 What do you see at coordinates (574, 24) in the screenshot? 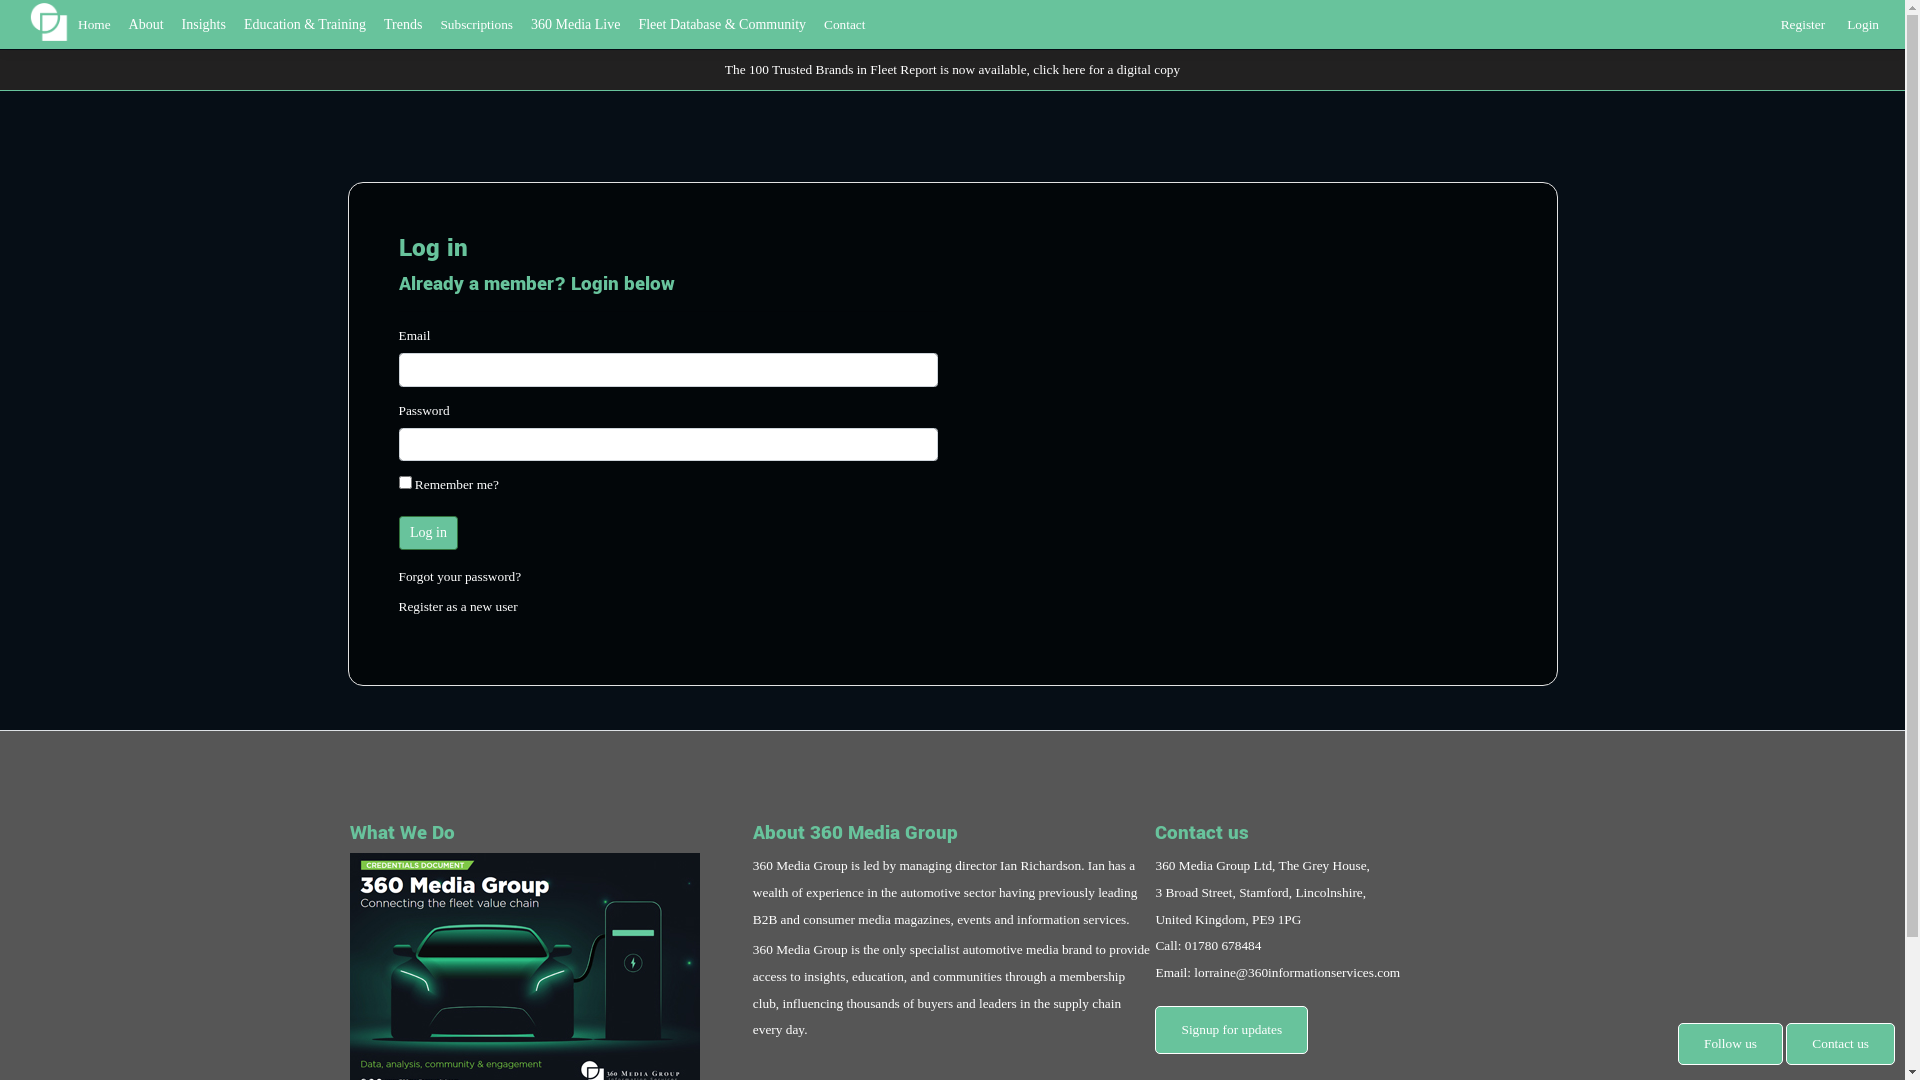
I see `'360 Media Live'` at bounding box center [574, 24].